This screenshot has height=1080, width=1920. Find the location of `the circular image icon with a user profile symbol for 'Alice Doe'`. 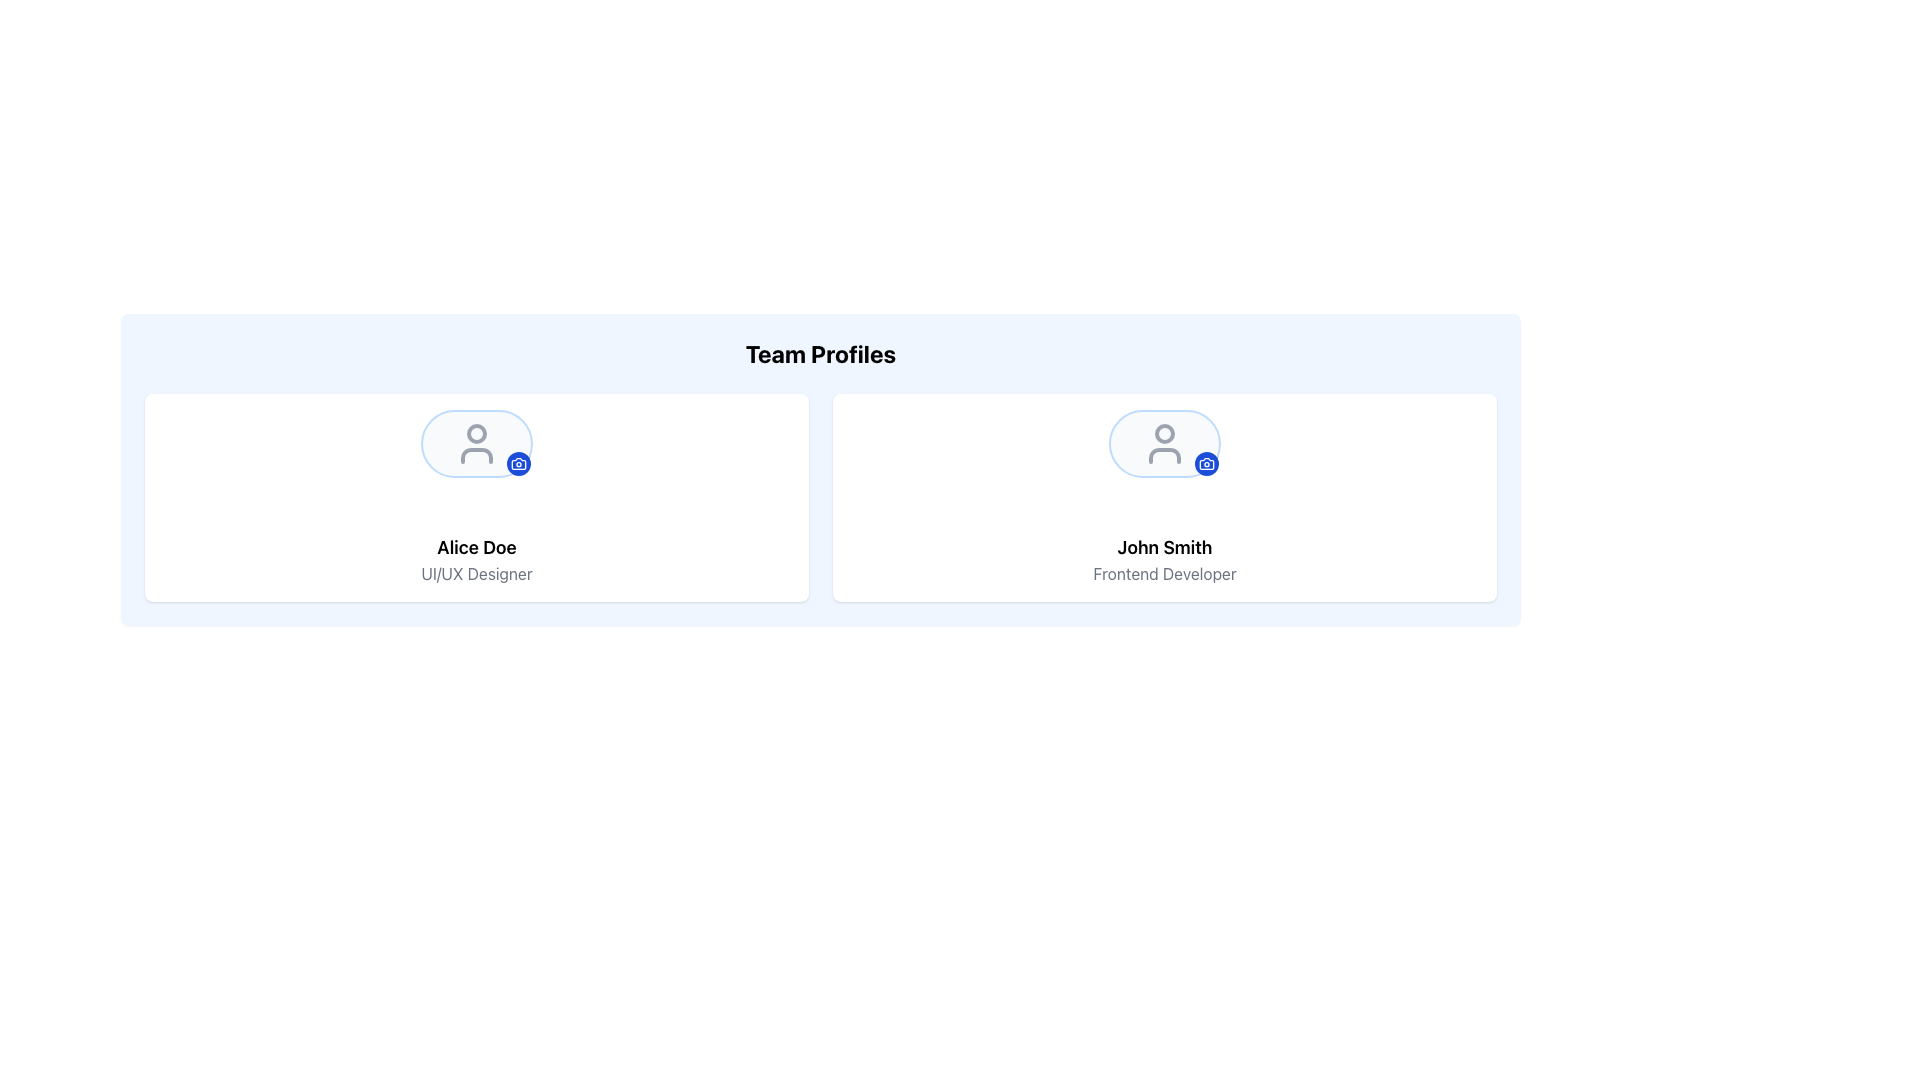

the circular image icon with a user profile symbol for 'Alice Doe' is located at coordinates (475, 466).